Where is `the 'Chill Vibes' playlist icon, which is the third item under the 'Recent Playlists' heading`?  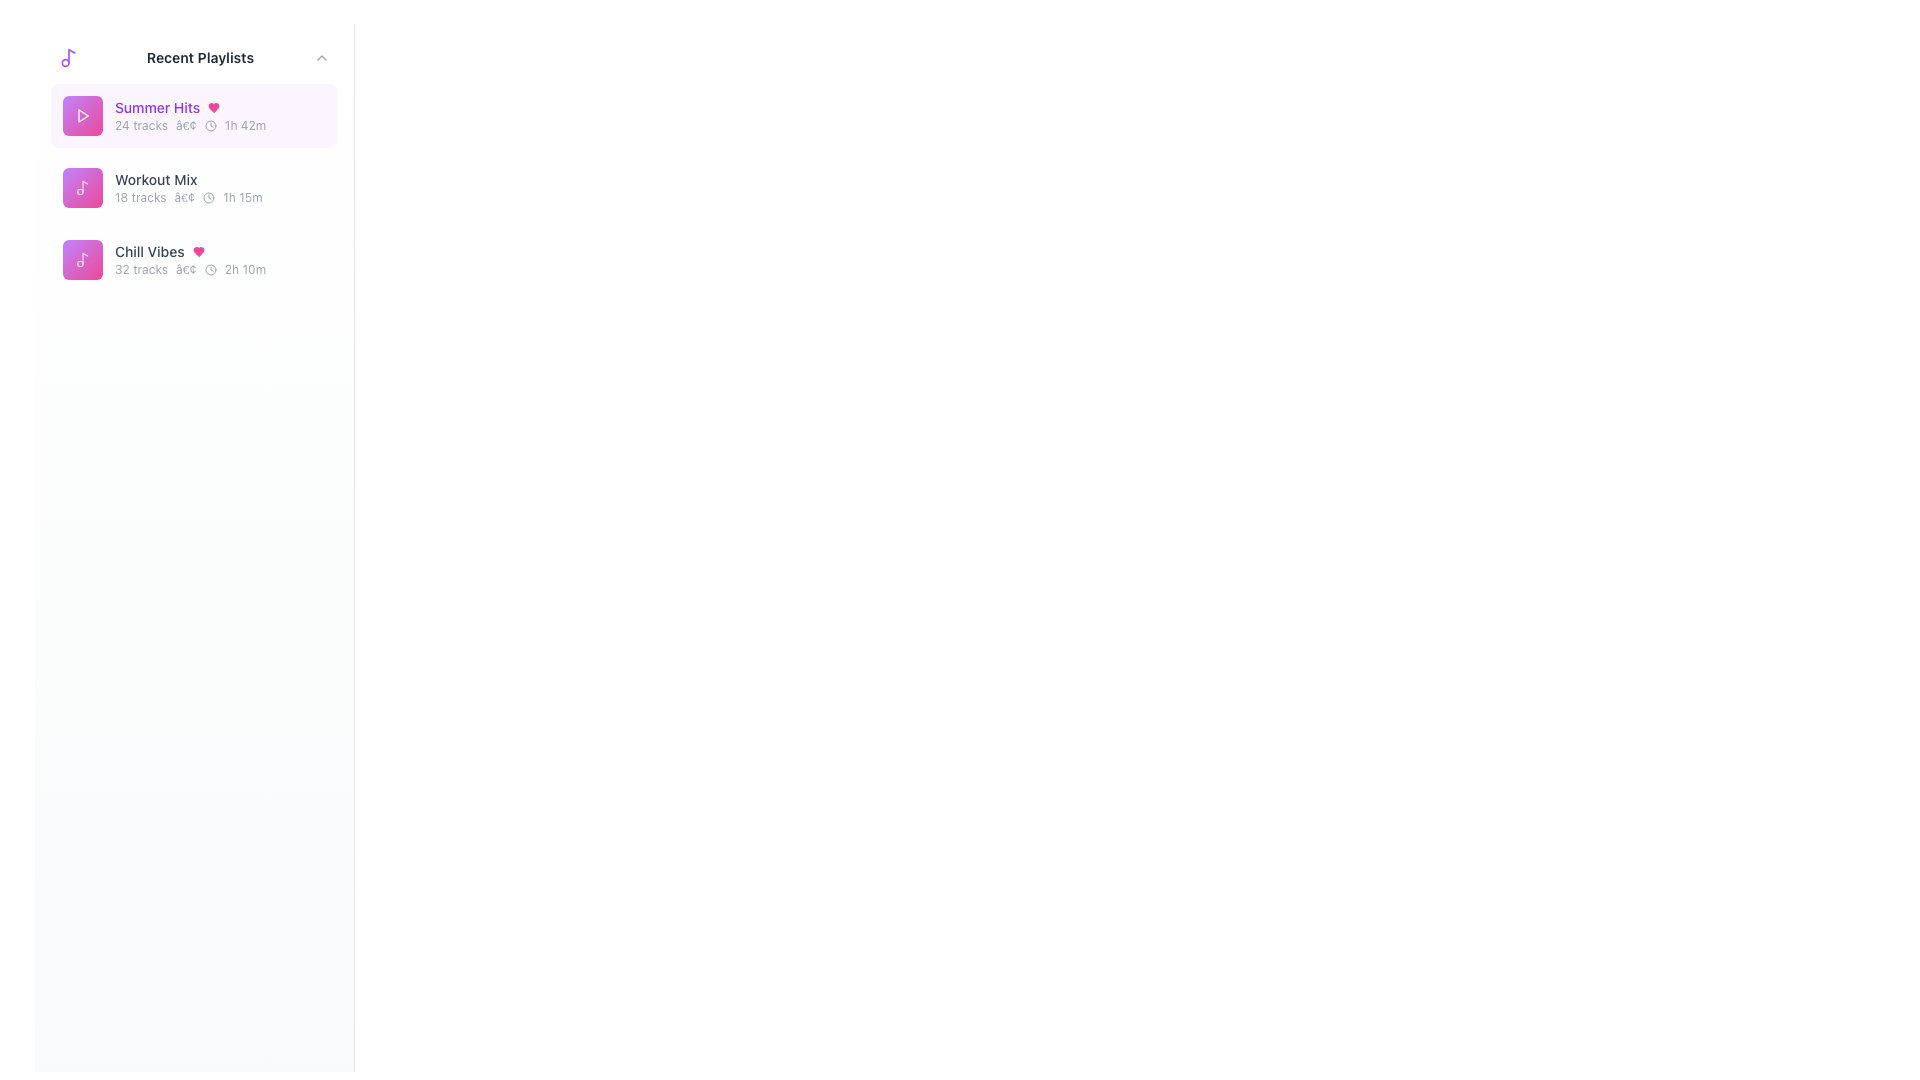
the 'Chill Vibes' playlist icon, which is the third item under the 'Recent Playlists' heading is located at coordinates (81, 258).